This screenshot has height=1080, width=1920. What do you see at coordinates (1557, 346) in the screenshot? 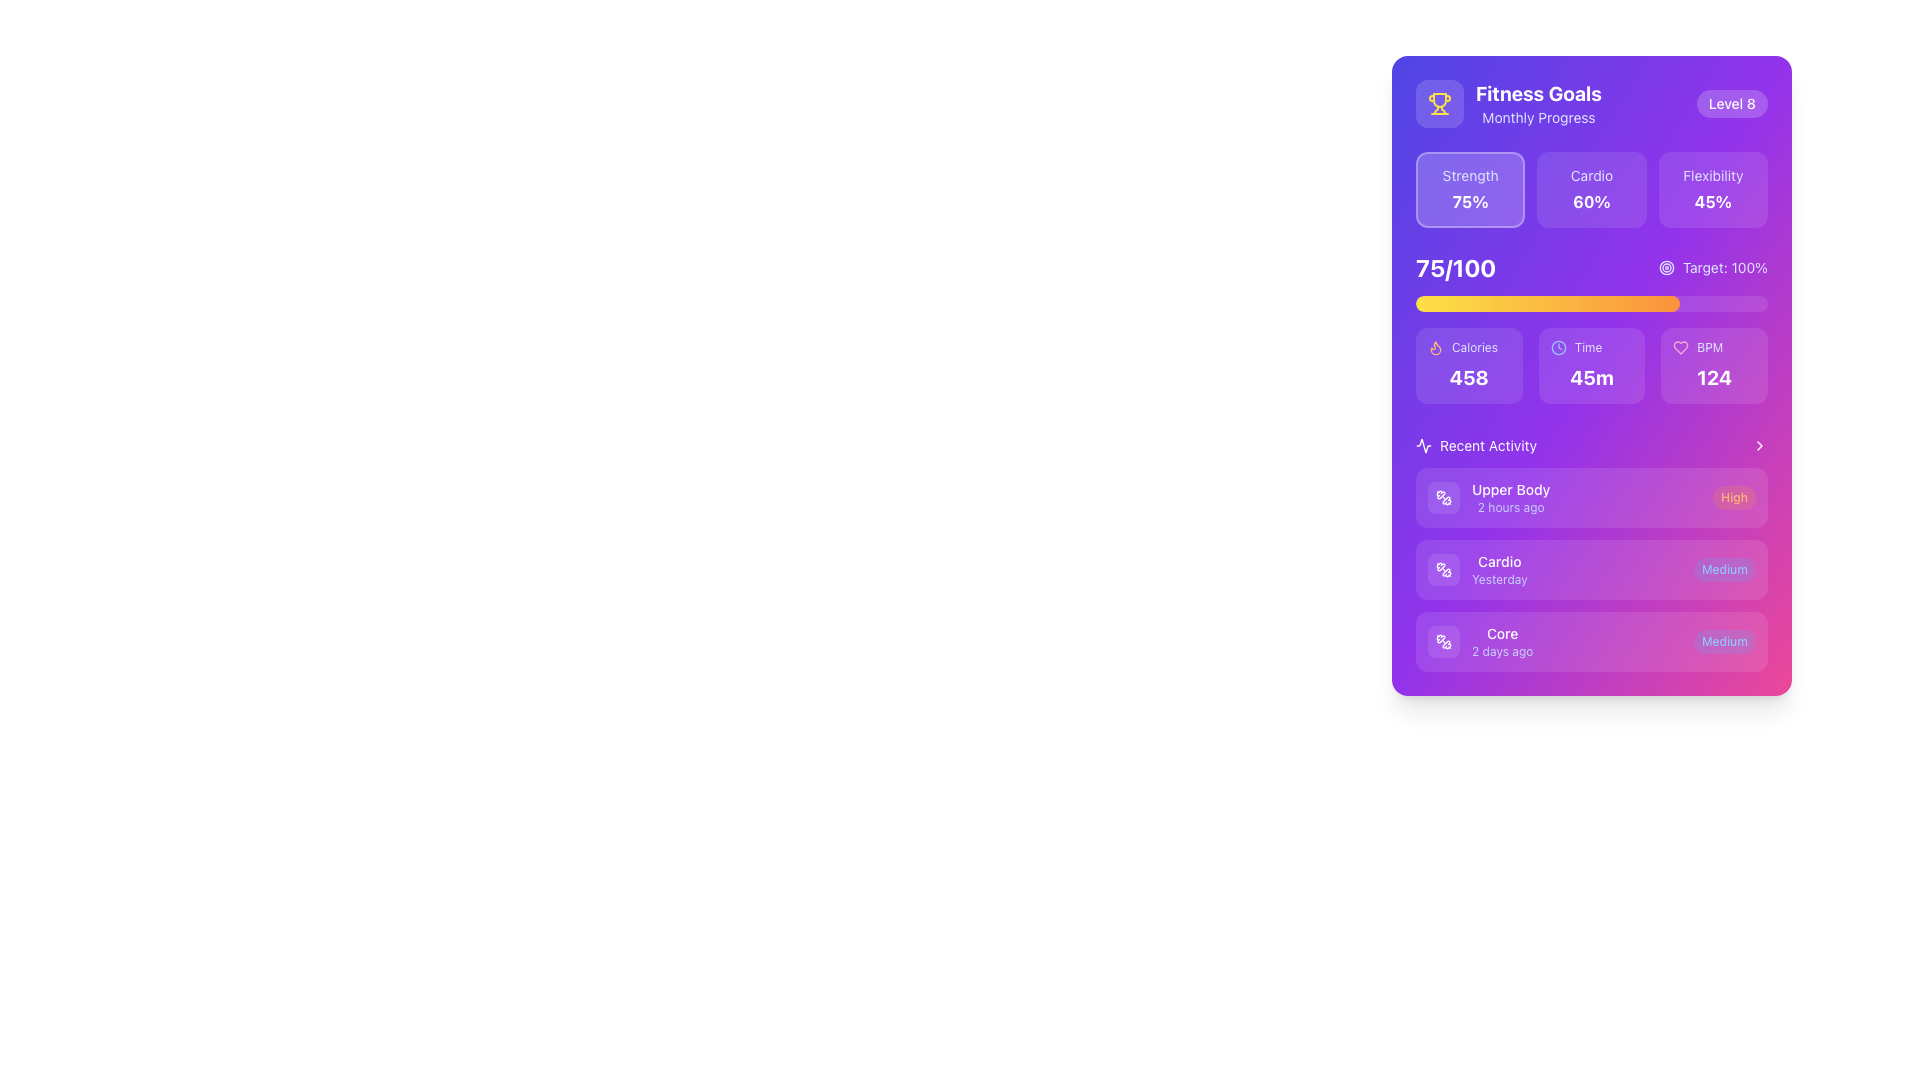
I see `the first circular component of the clock icon representing the time duration metric '45m' located under the 'Time' label` at bounding box center [1557, 346].